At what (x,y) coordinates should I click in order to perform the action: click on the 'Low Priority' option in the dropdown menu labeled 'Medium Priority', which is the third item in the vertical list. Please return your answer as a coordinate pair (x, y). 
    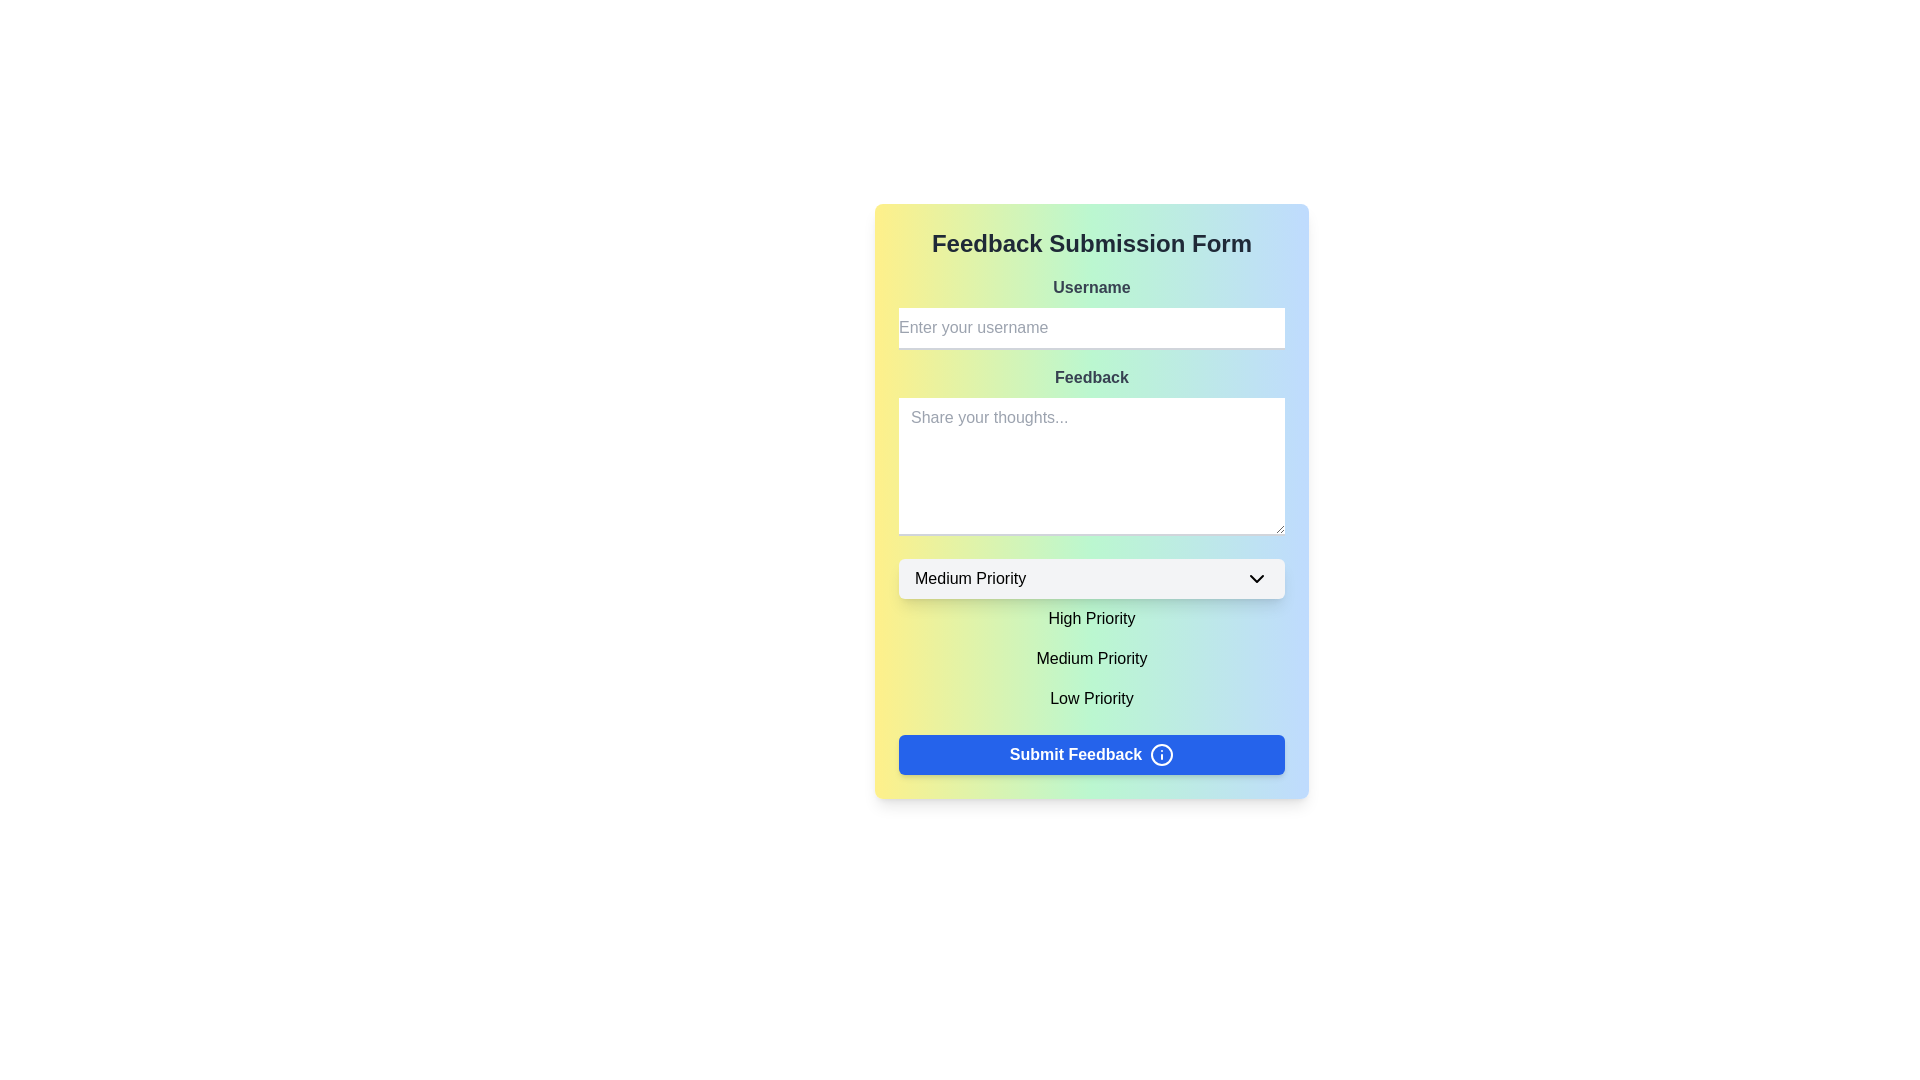
    Looking at the image, I should click on (1090, 697).